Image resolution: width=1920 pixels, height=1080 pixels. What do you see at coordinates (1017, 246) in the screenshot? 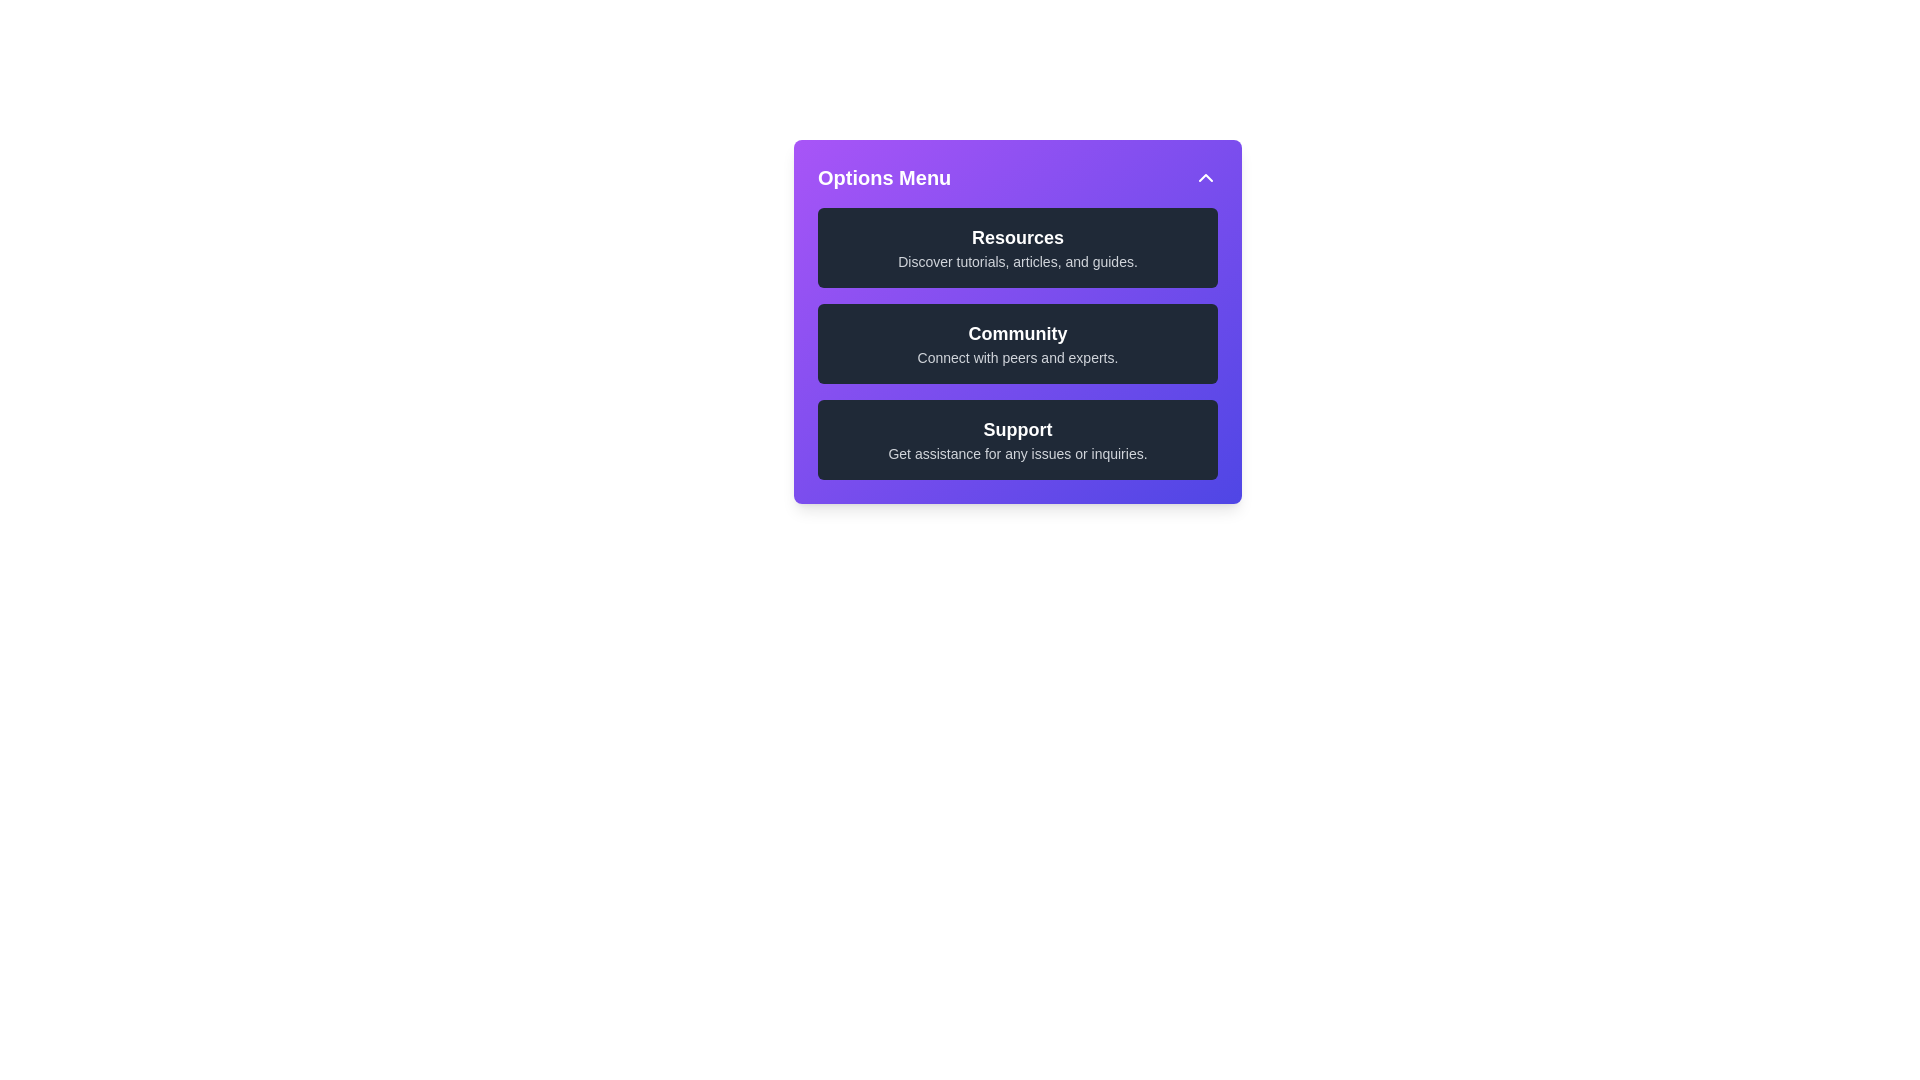
I see `the list item labeled 'Resources' to observe the hover effect` at bounding box center [1017, 246].